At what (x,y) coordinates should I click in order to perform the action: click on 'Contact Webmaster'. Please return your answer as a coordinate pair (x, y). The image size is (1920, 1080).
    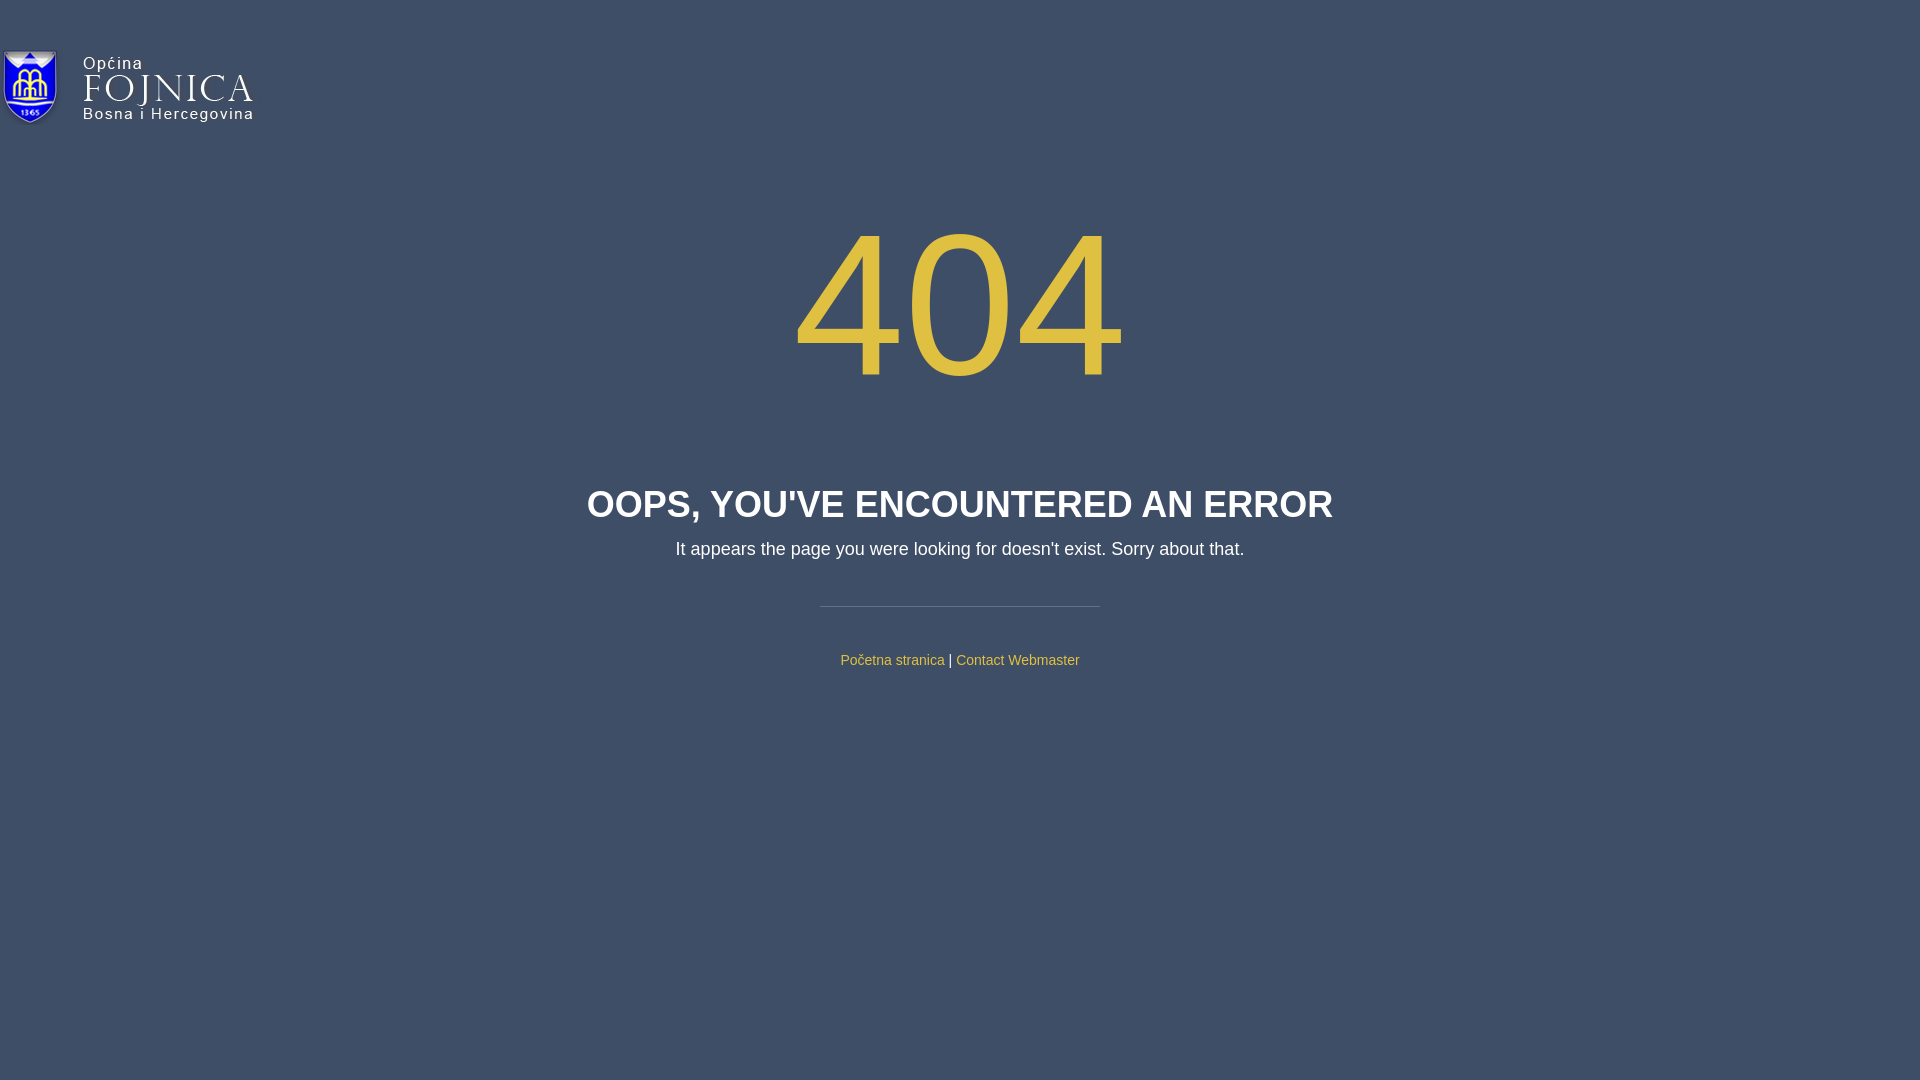
    Looking at the image, I should click on (1017, 659).